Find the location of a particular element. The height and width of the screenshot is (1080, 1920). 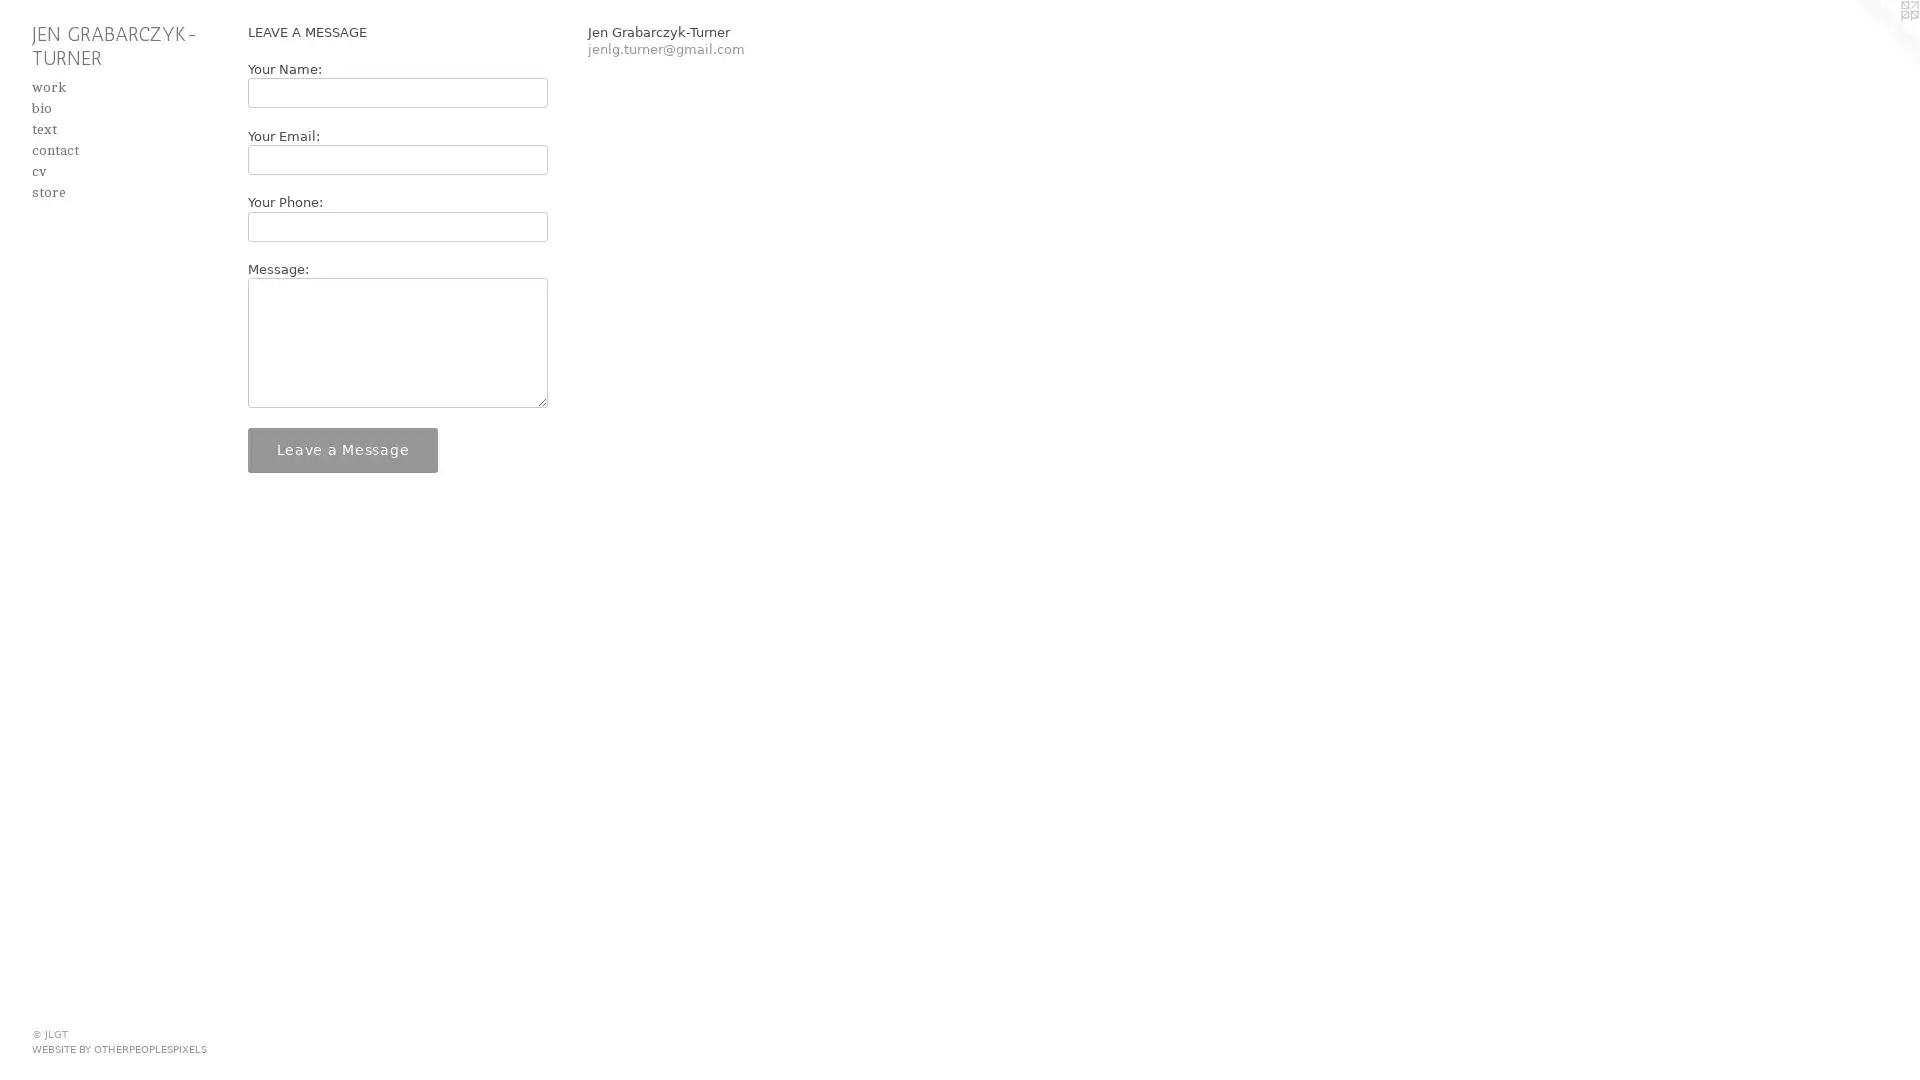

Leave a Message is located at coordinates (342, 448).